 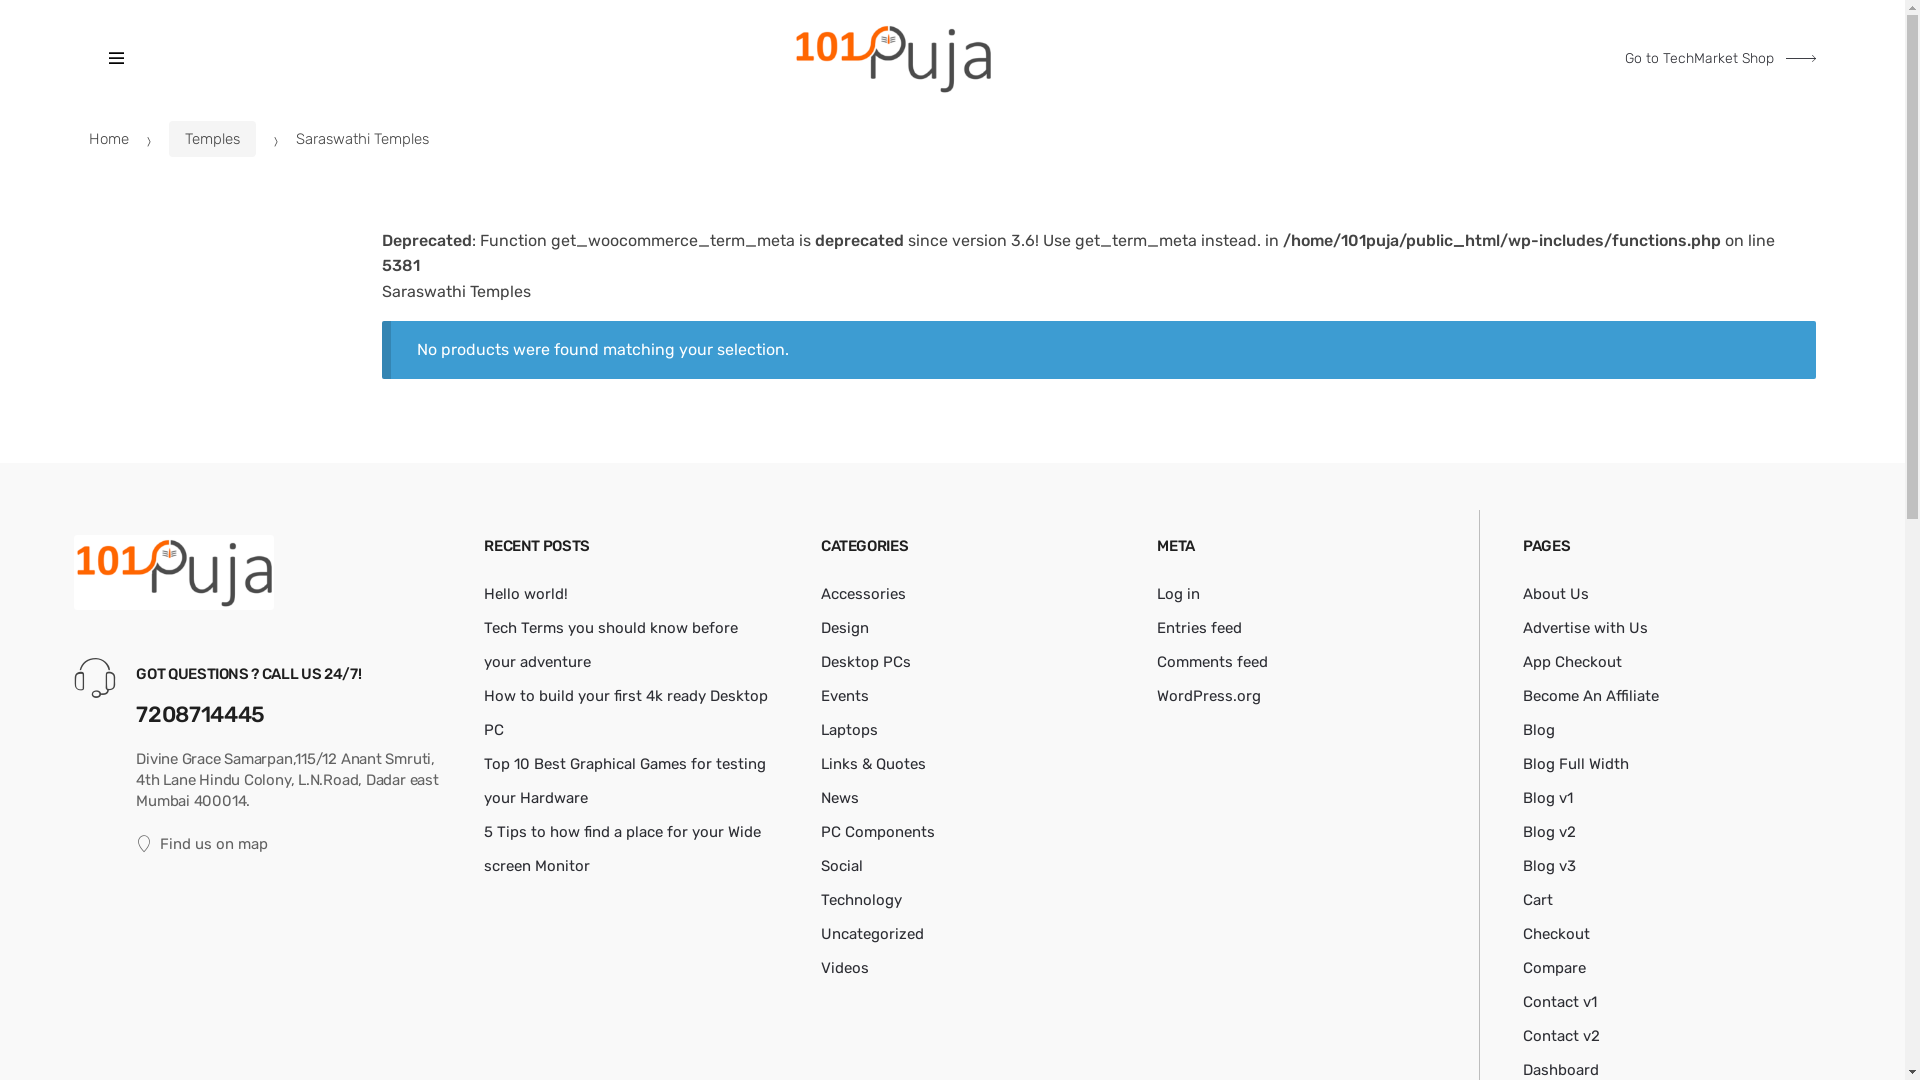 I want to click on 'Become An Affiliate', so click(x=1589, y=694).